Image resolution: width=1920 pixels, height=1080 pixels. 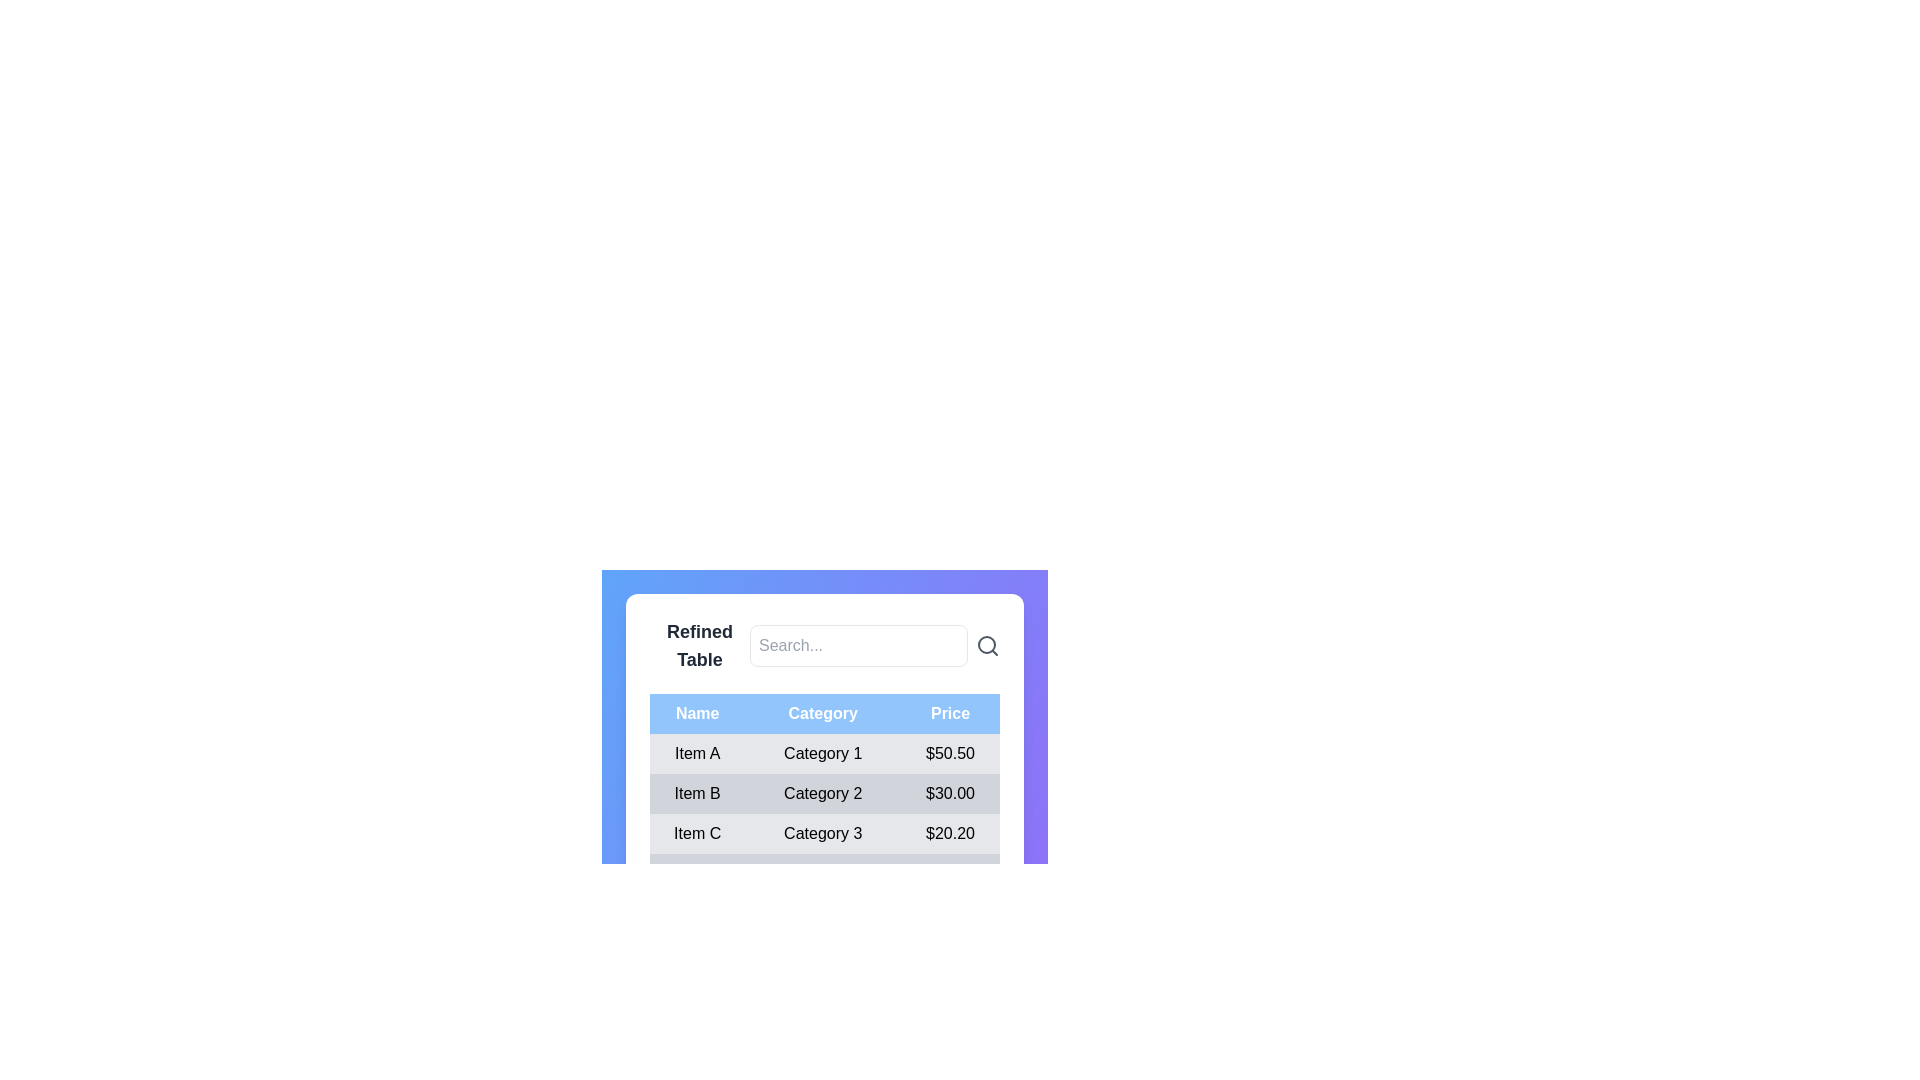 I want to click on the price value label for 'Item B' located in the third column of the second row of the 'Refined Table', so click(x=949, y=793).